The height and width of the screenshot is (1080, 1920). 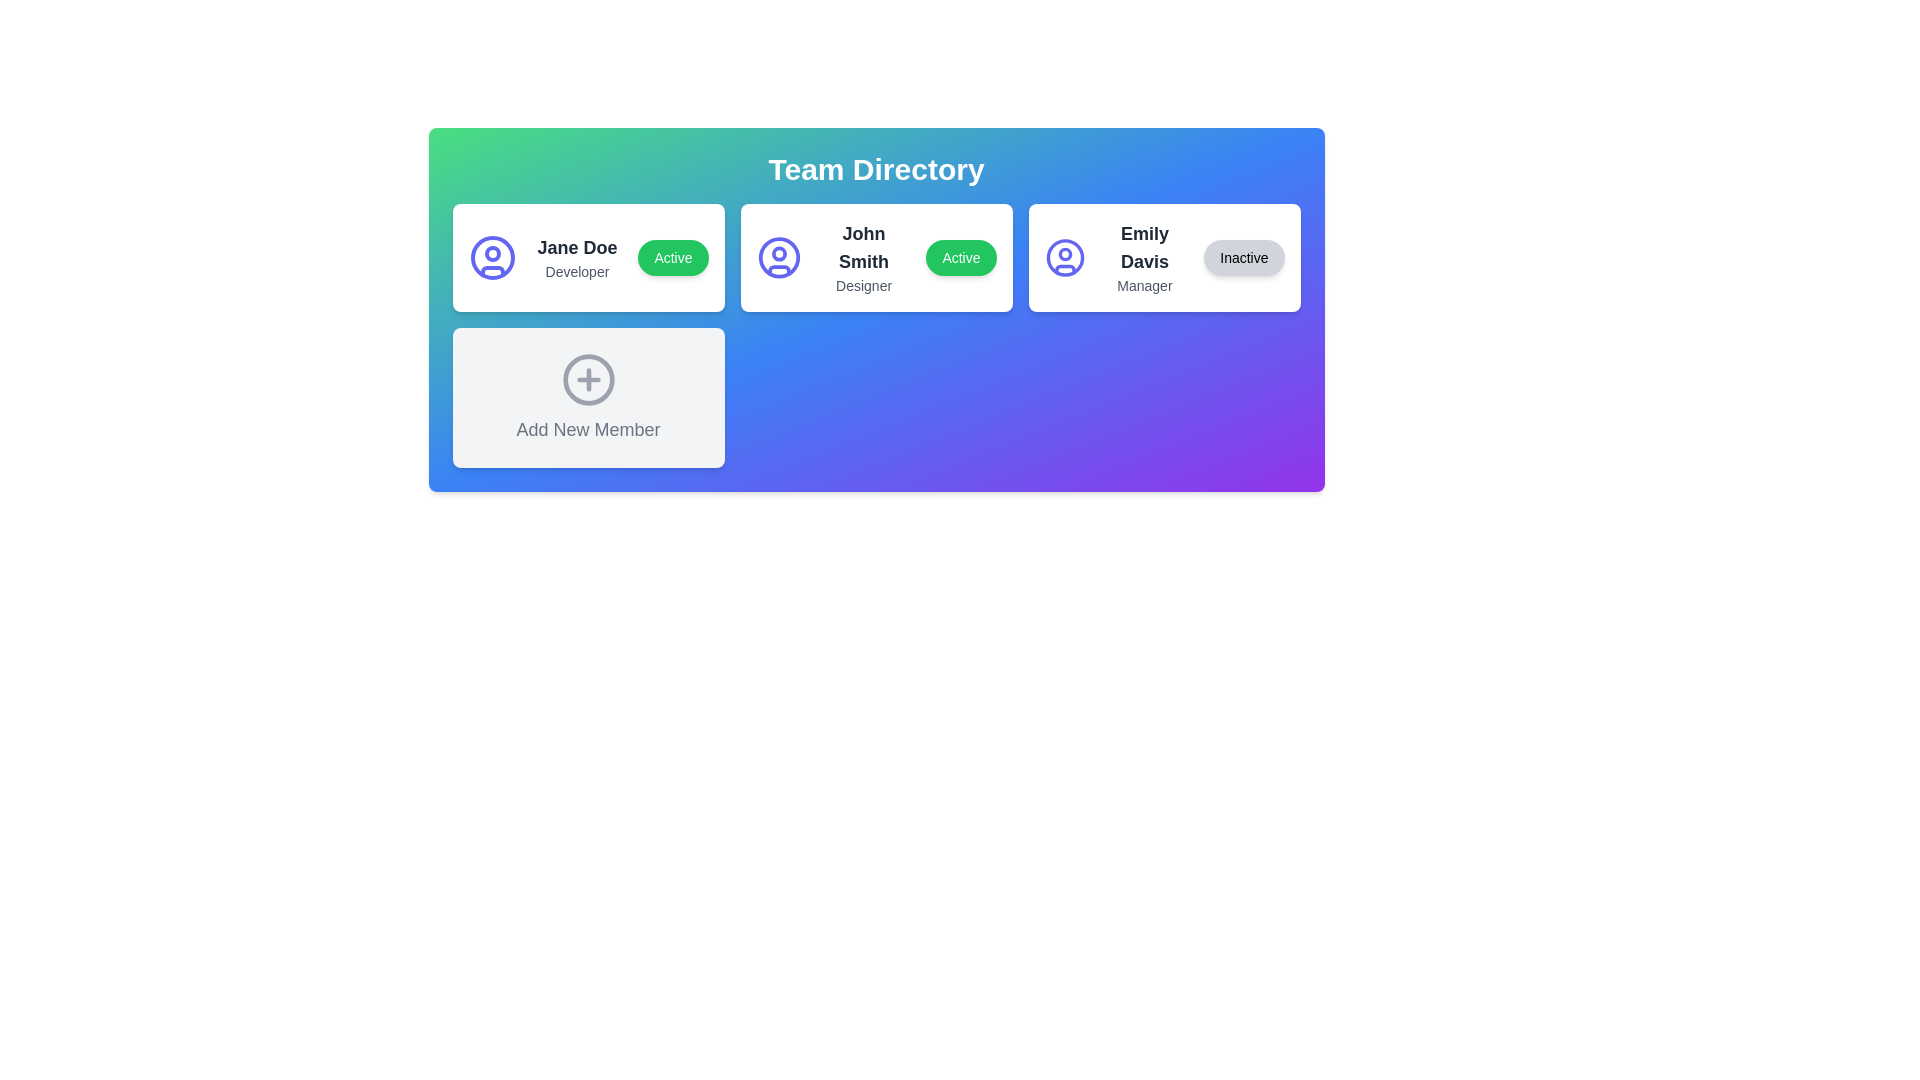 I want to click on the Text Display (Label) that shows the user's name and title in the 'Team Directory' section, located below the user icon and adjacent to the 'Inactive' status button, so click(x=1144, y=257).